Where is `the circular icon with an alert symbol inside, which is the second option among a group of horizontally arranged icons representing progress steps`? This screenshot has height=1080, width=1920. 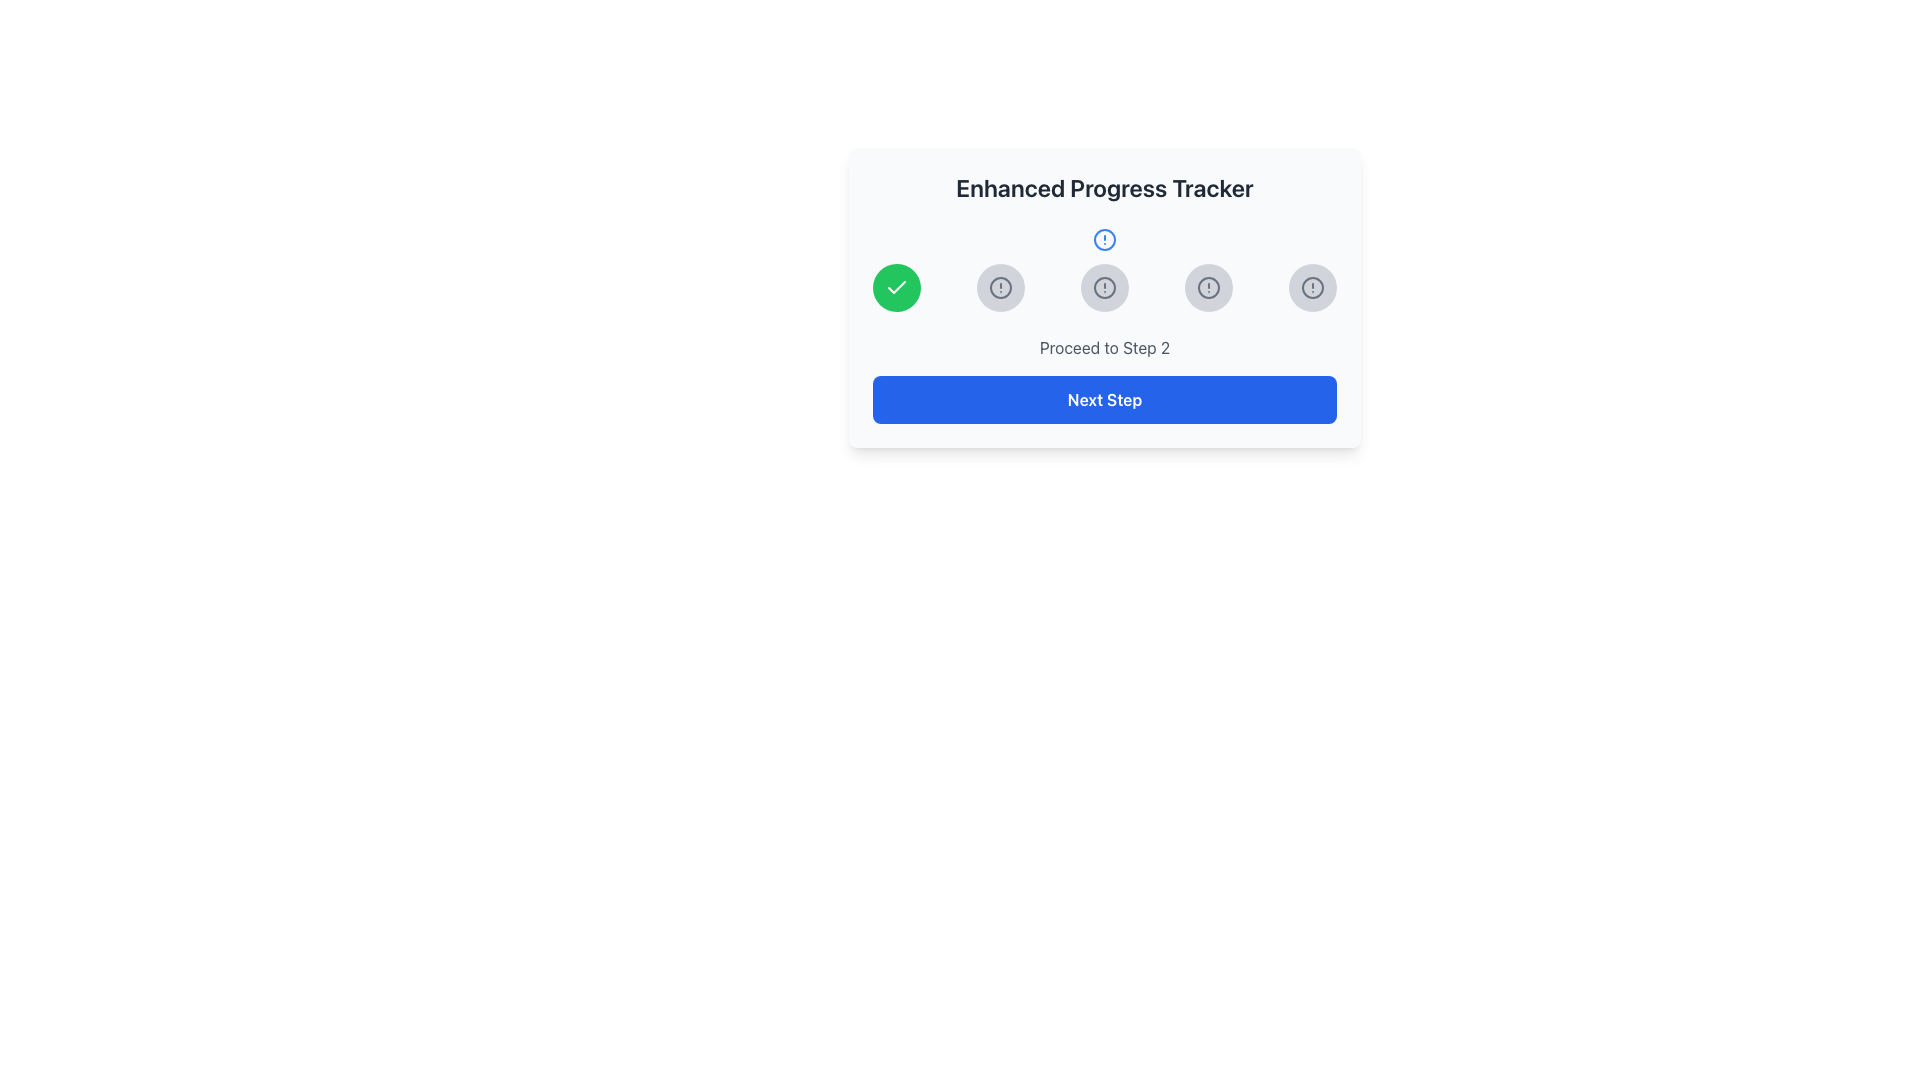 the circular icon with an alert symbol inside, which is the second option among a group of horizontally arranged icons representing progress steps is located at coordinates (1001, 288).